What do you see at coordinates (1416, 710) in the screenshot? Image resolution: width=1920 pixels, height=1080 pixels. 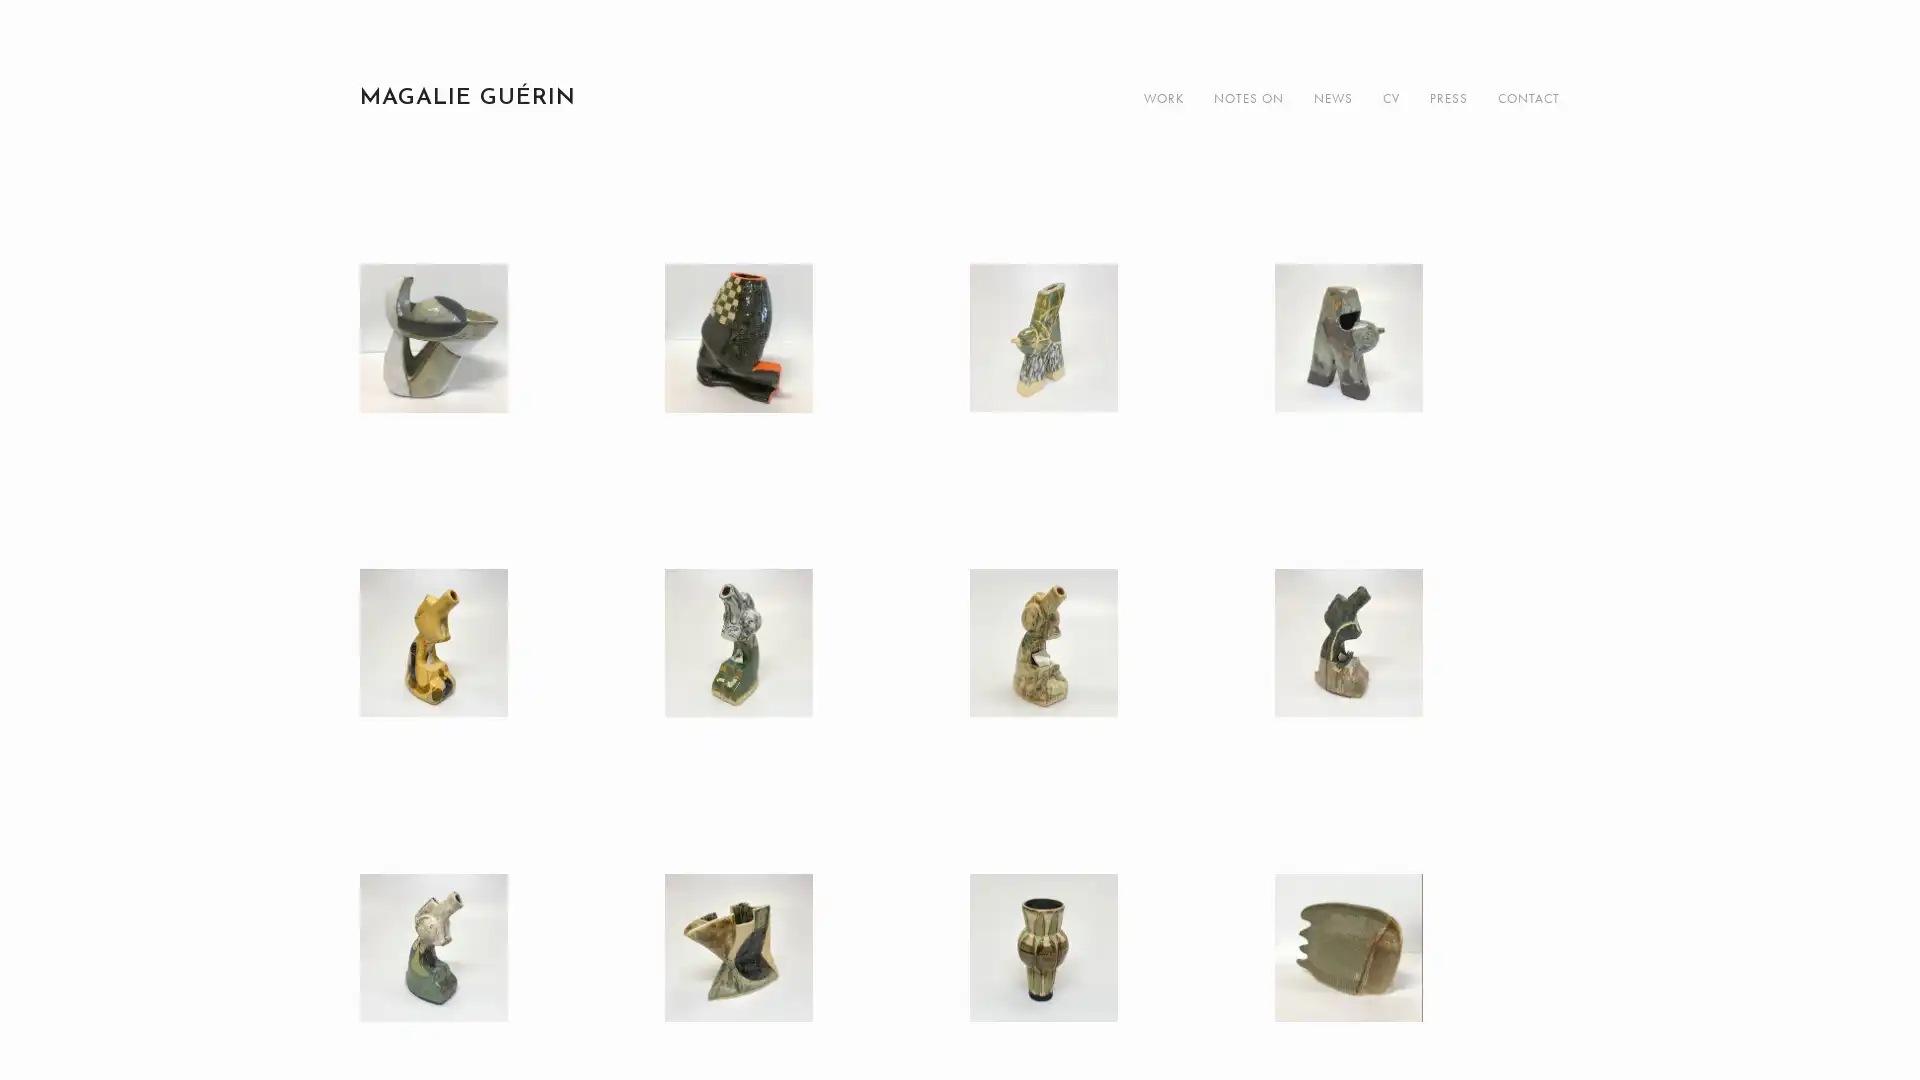 I see `View fullsize IMG_7721.jpg` at bounding box center [1416, 710].